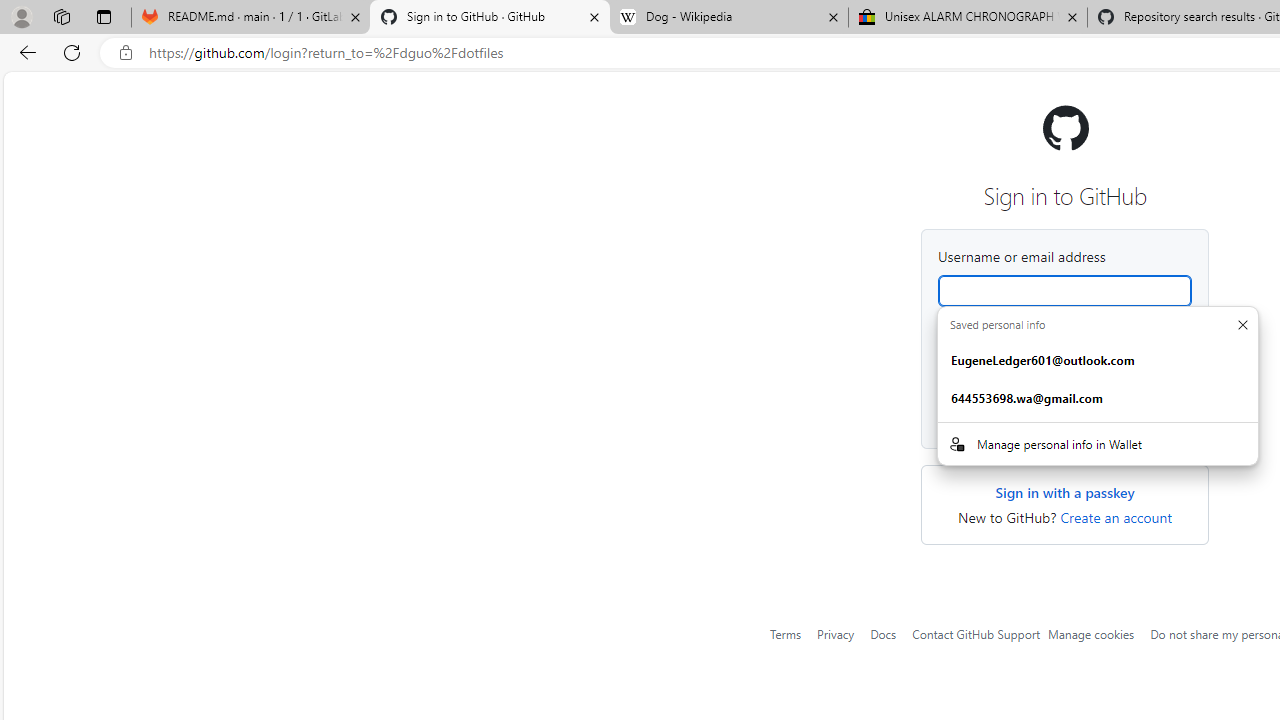  I want to click on 'Password', so click(1063, 367).